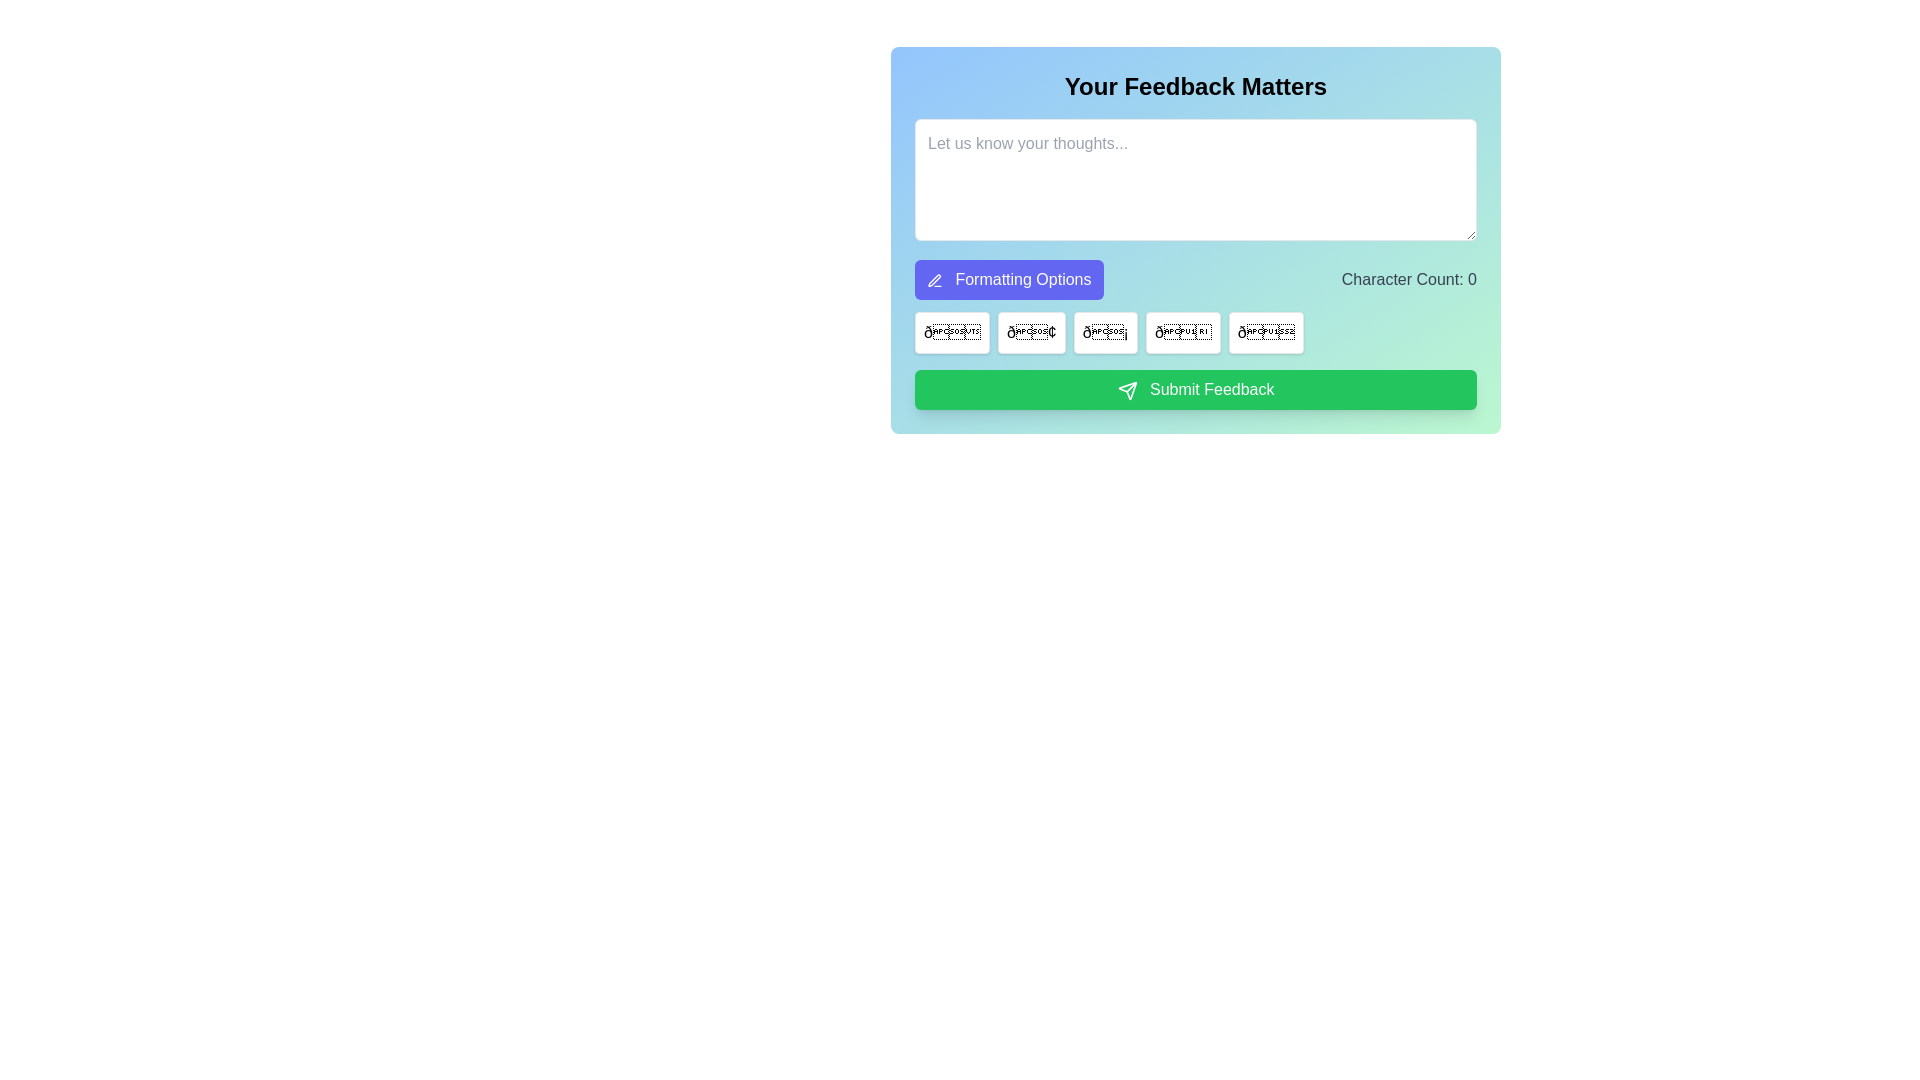 This screenshot has height=1080, width=1920. What do you see at coordinates (1104, 331) in the screenshot?
I see `the emoji button, which is a rectangular interactive component with a white background and rounded corners, located as the third option in a horizontal row below a text input field` at bounding box center [1104, 331].